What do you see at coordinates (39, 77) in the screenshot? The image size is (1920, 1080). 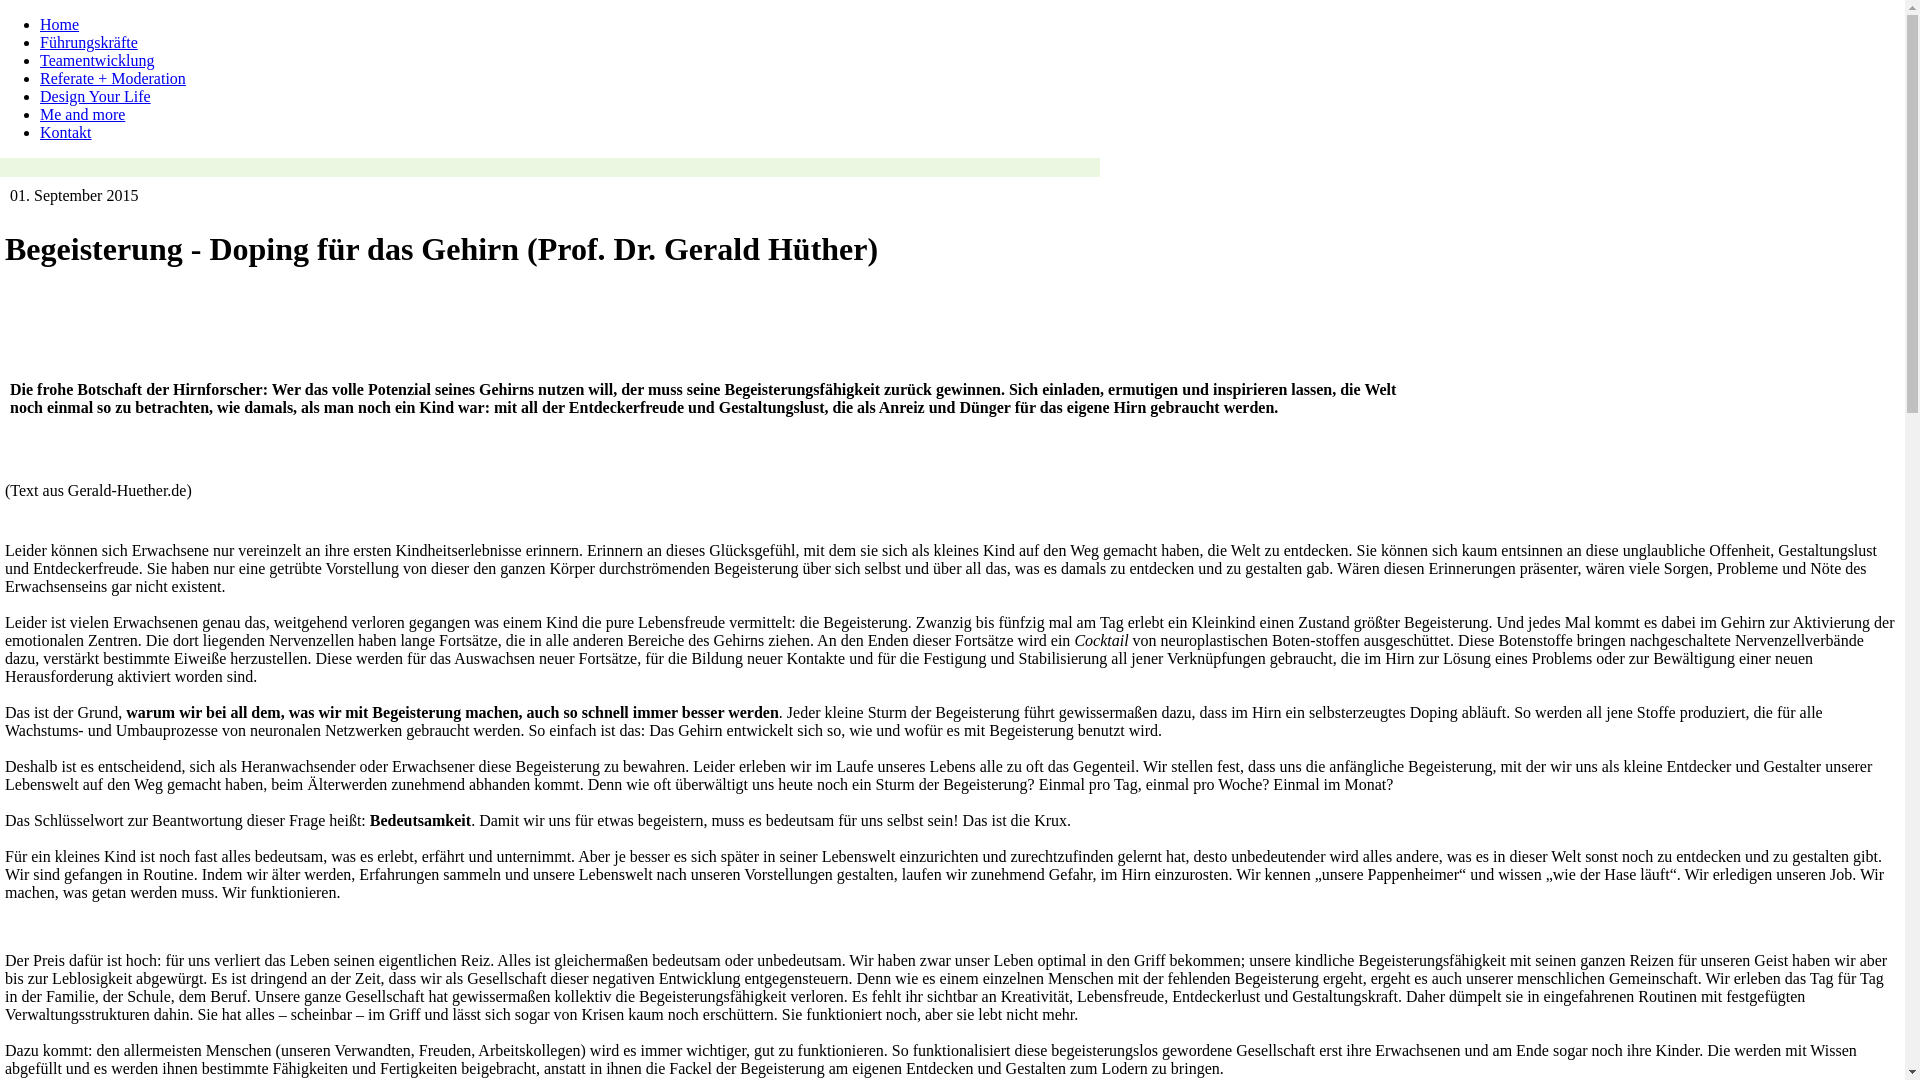 I see `'Referate + Moderation'` at bounding box center [39, 77].